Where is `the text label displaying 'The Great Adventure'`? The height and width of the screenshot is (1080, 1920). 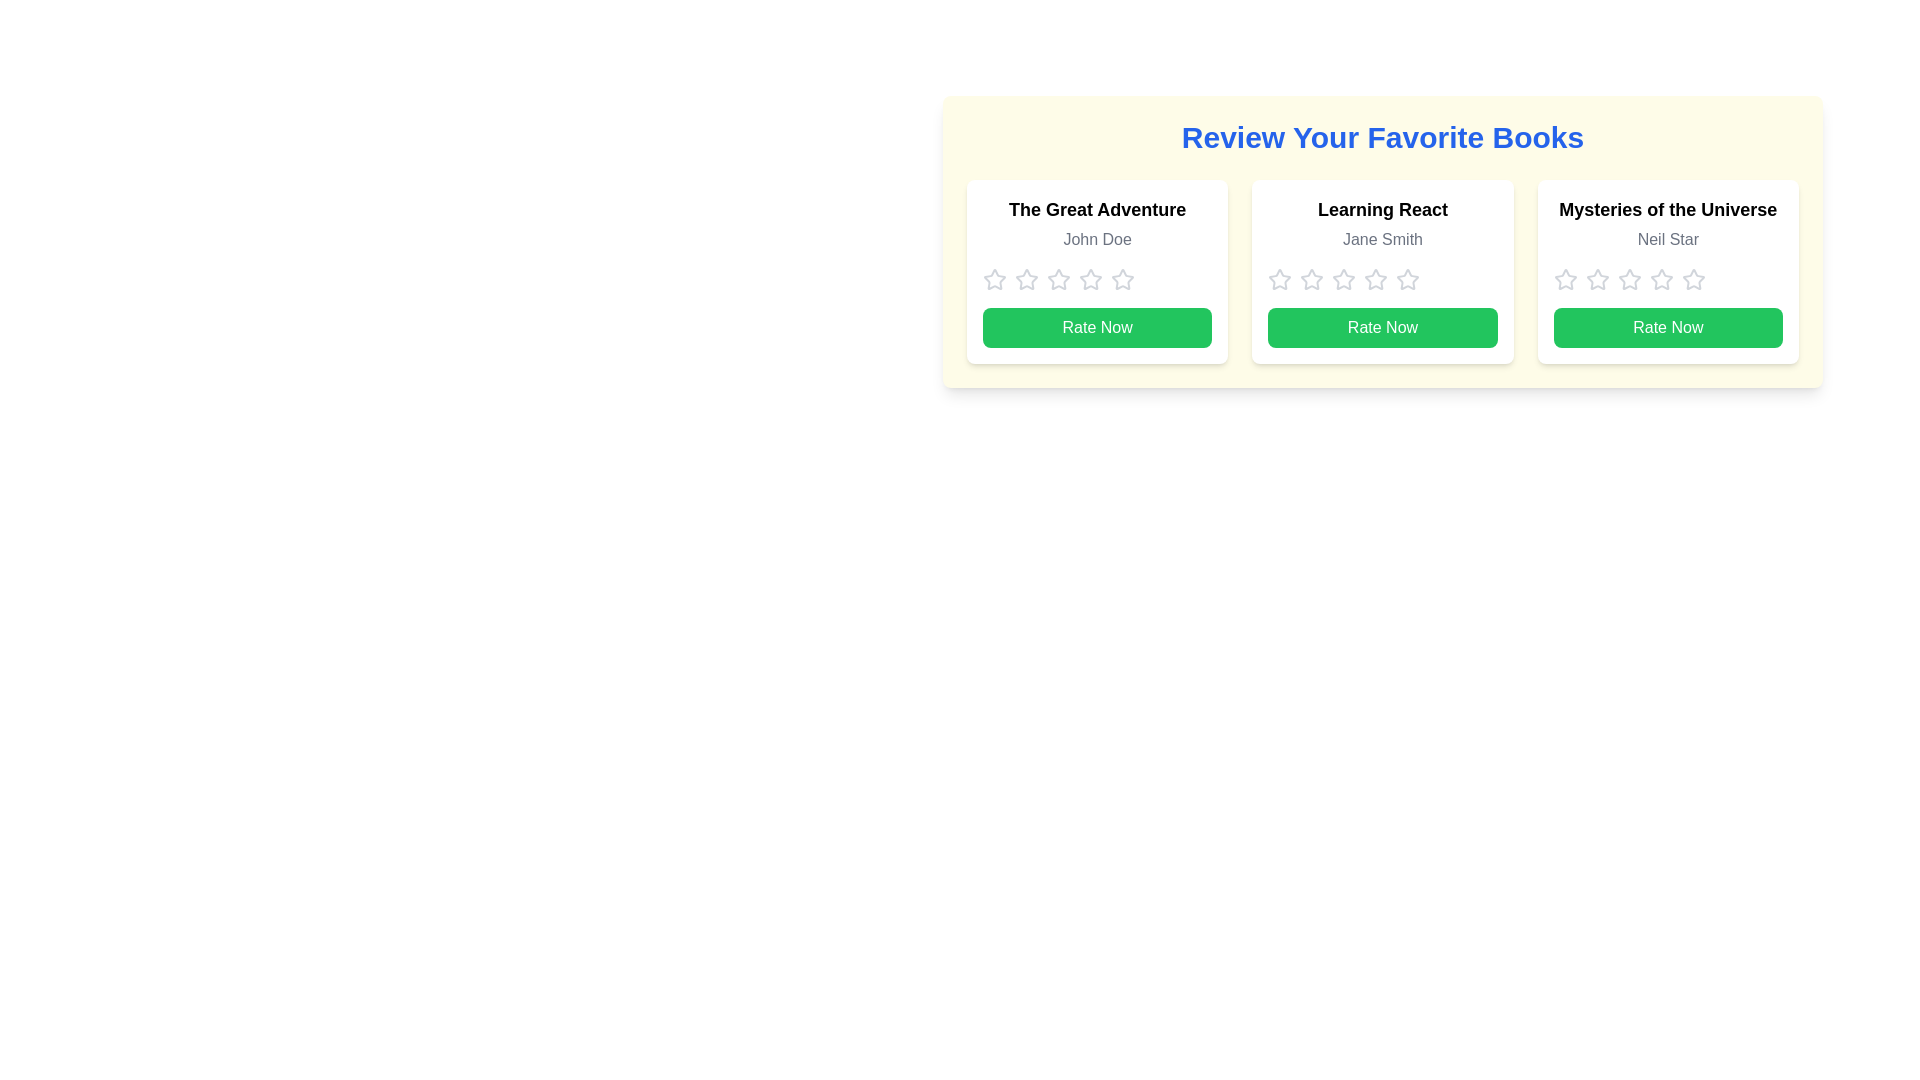 the text label displaying 'The Great Adventure' is located at coordinates (1096, 209).